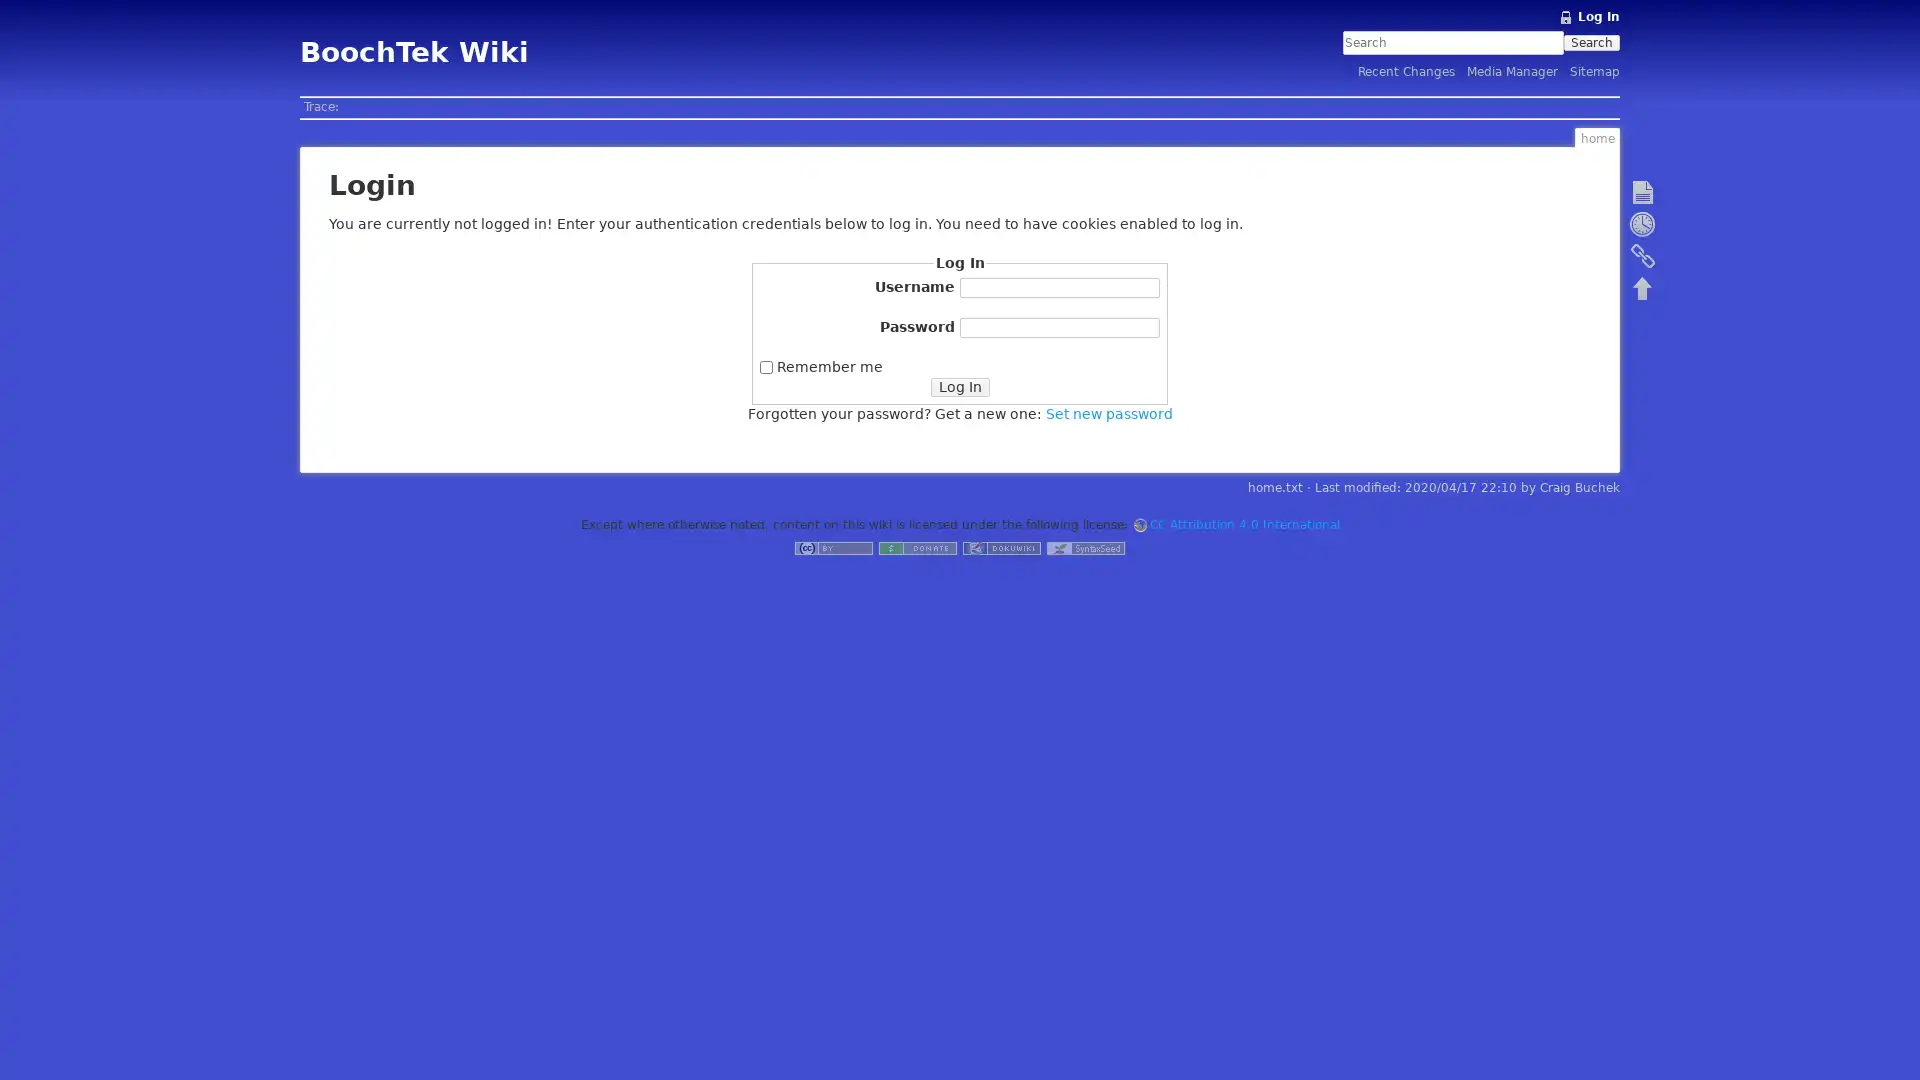 This screenshot has width=1920, height=1080. Describe the element at coordinates (1590, 42) in the screenshot. I see `Search` at that location.